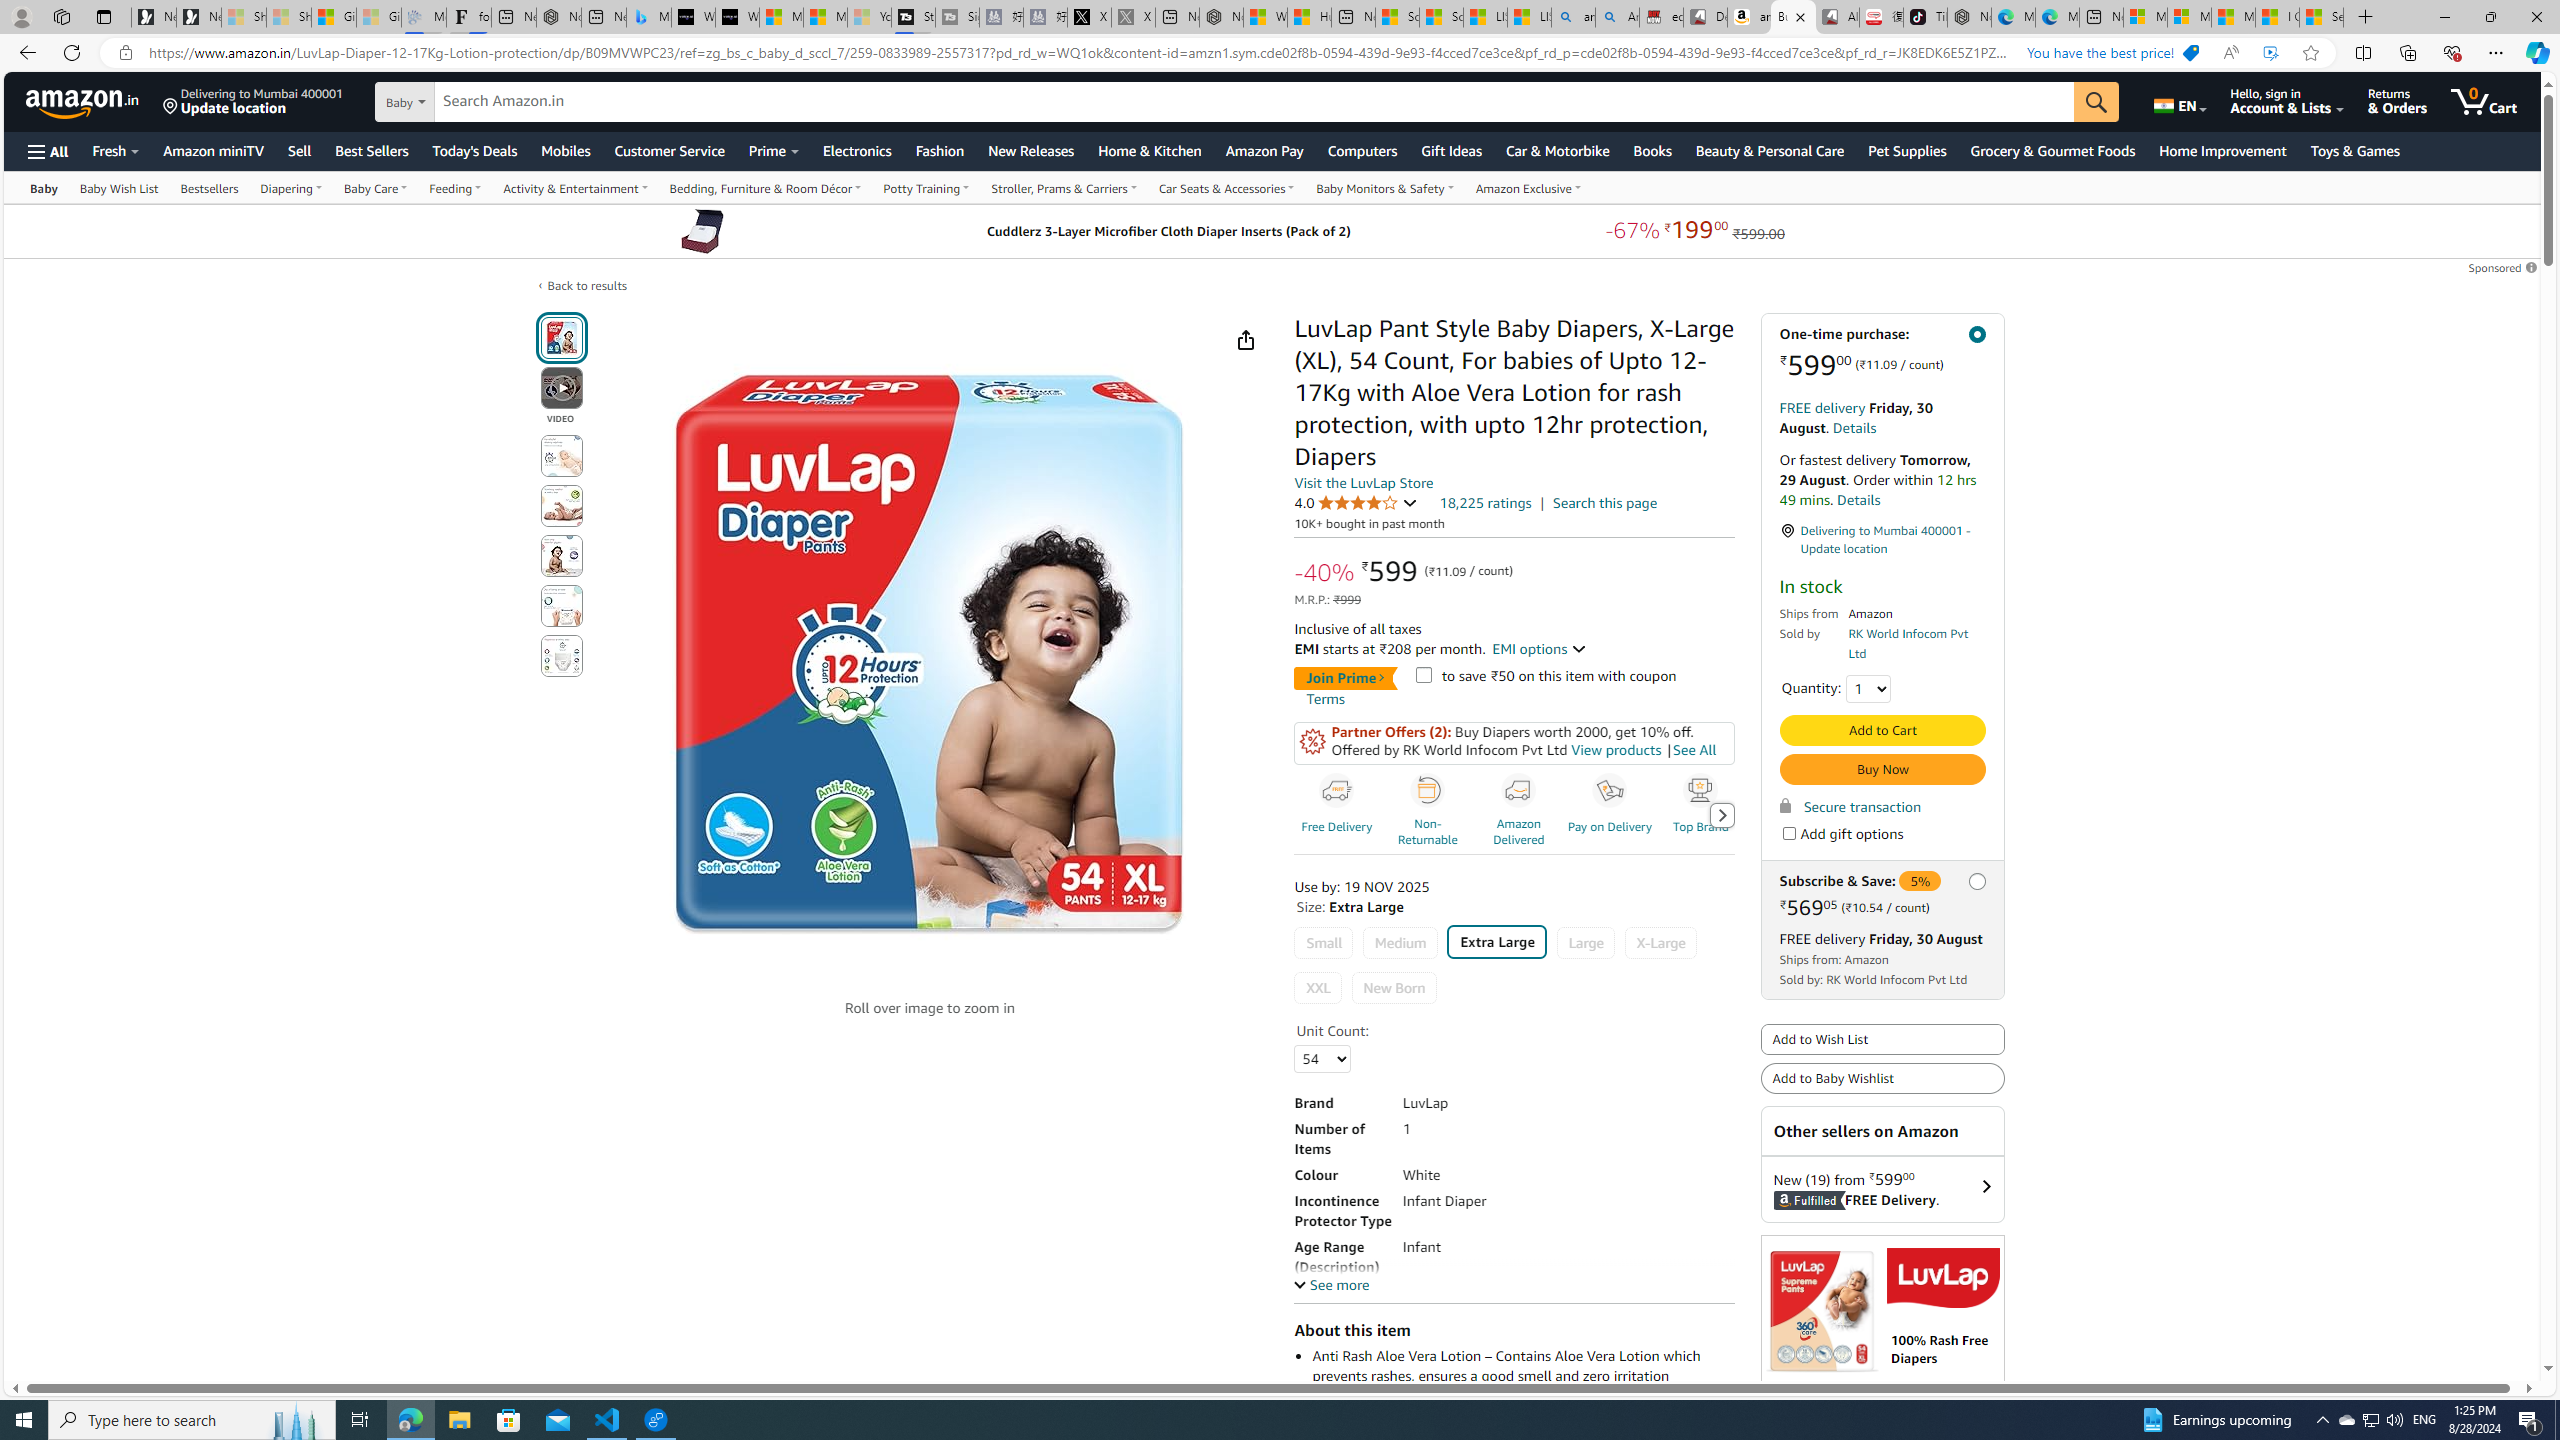 The image size is (2560, 1440). Describe the element at coordinates (1920, 880) in the screenshot. I see `'5%'` at that location.